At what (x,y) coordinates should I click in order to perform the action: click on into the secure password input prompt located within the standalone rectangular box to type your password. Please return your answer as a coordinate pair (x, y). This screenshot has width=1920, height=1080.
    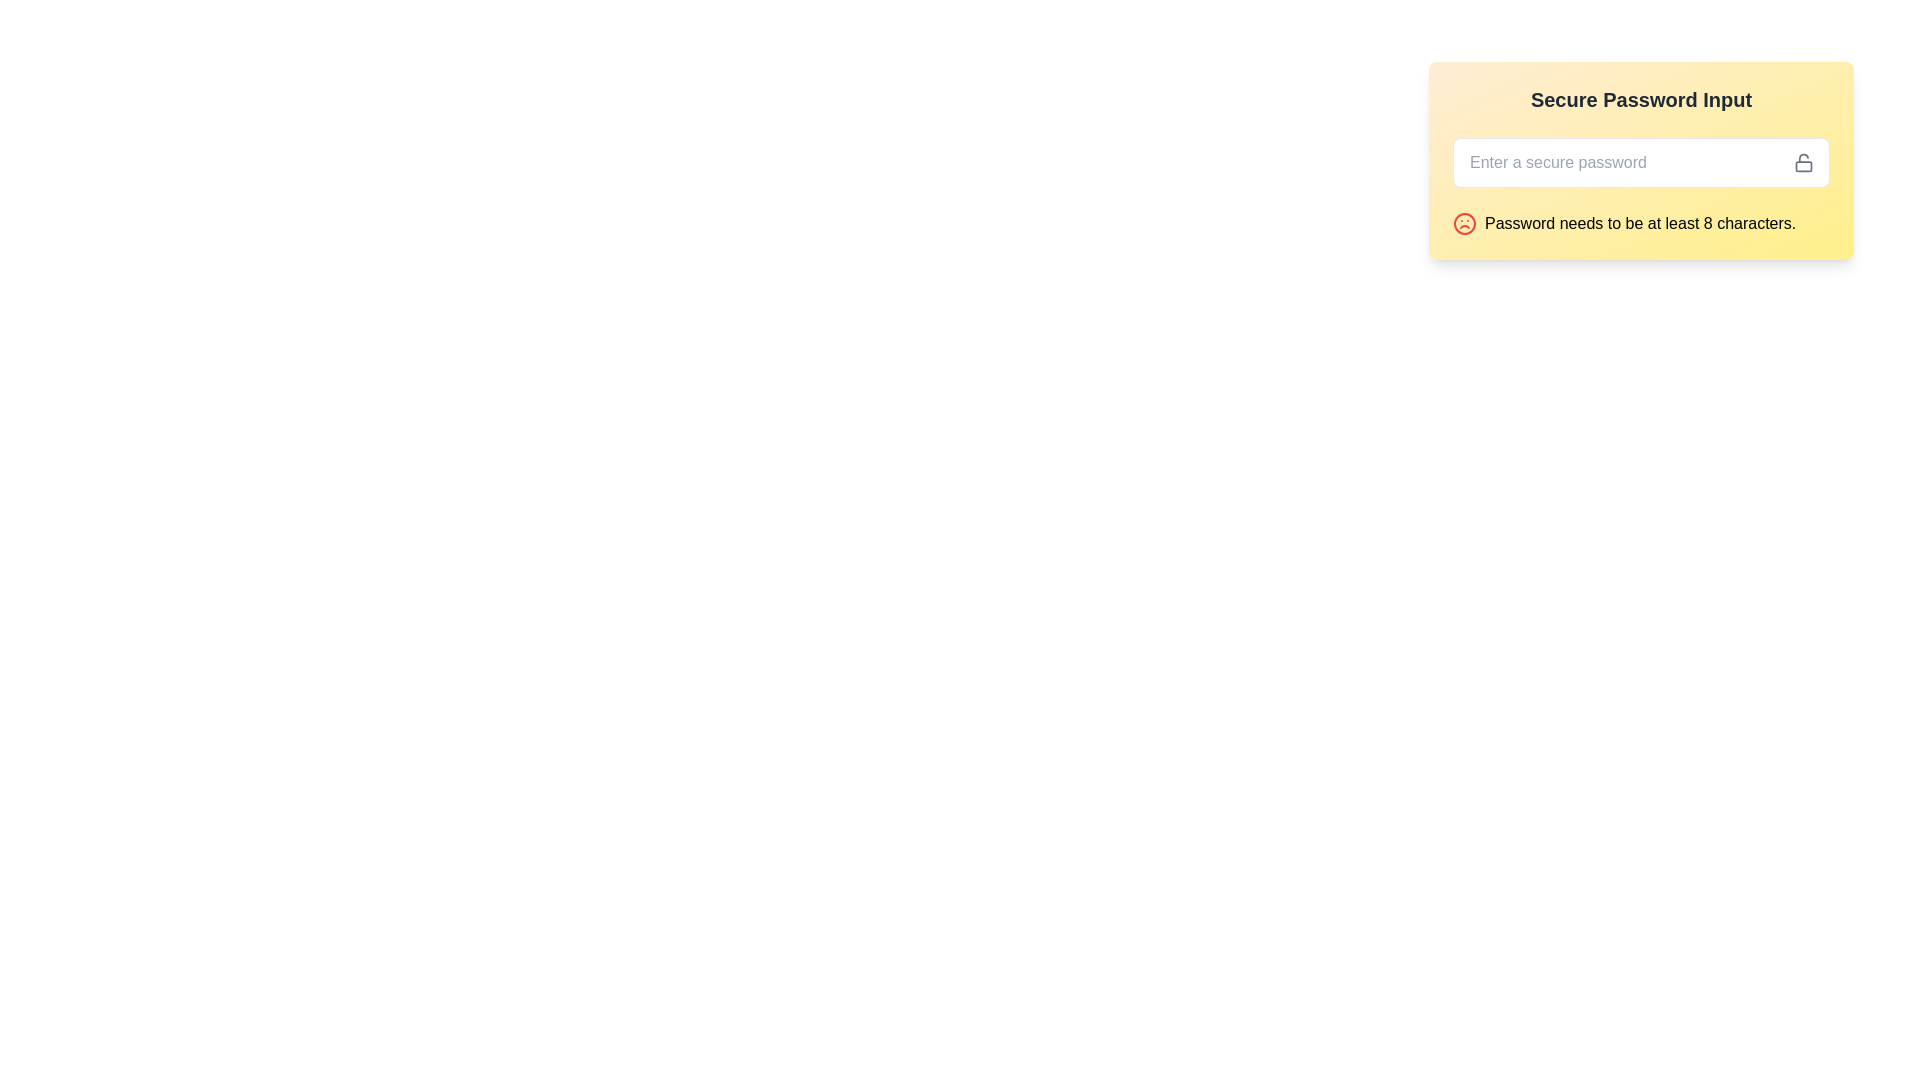
    Looking at the image, I should click on (1641, 160).